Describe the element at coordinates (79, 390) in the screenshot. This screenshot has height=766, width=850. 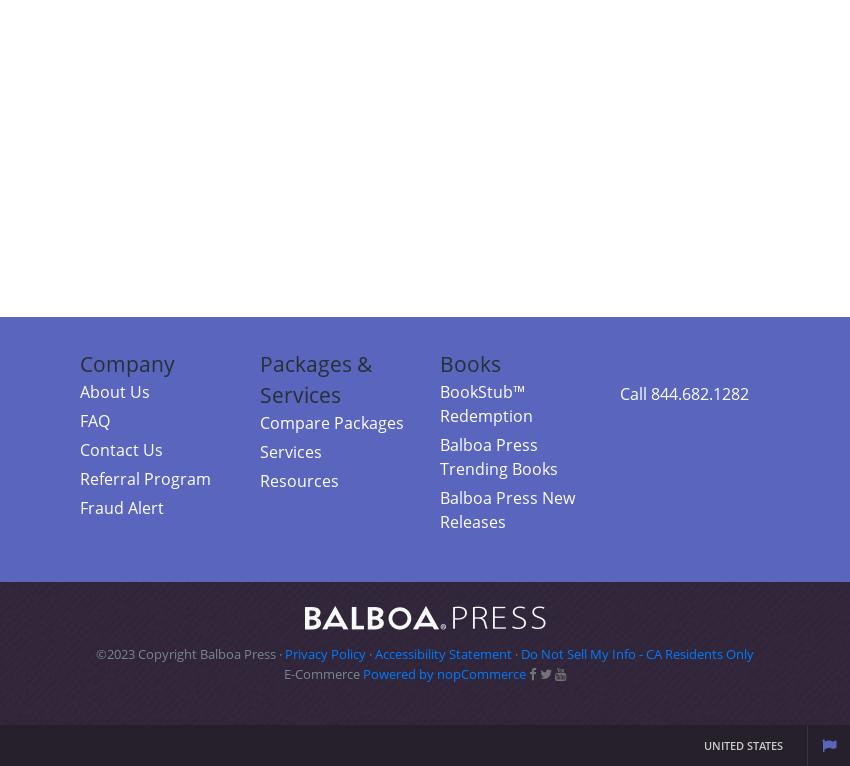
I see `'About Us'` at that location.